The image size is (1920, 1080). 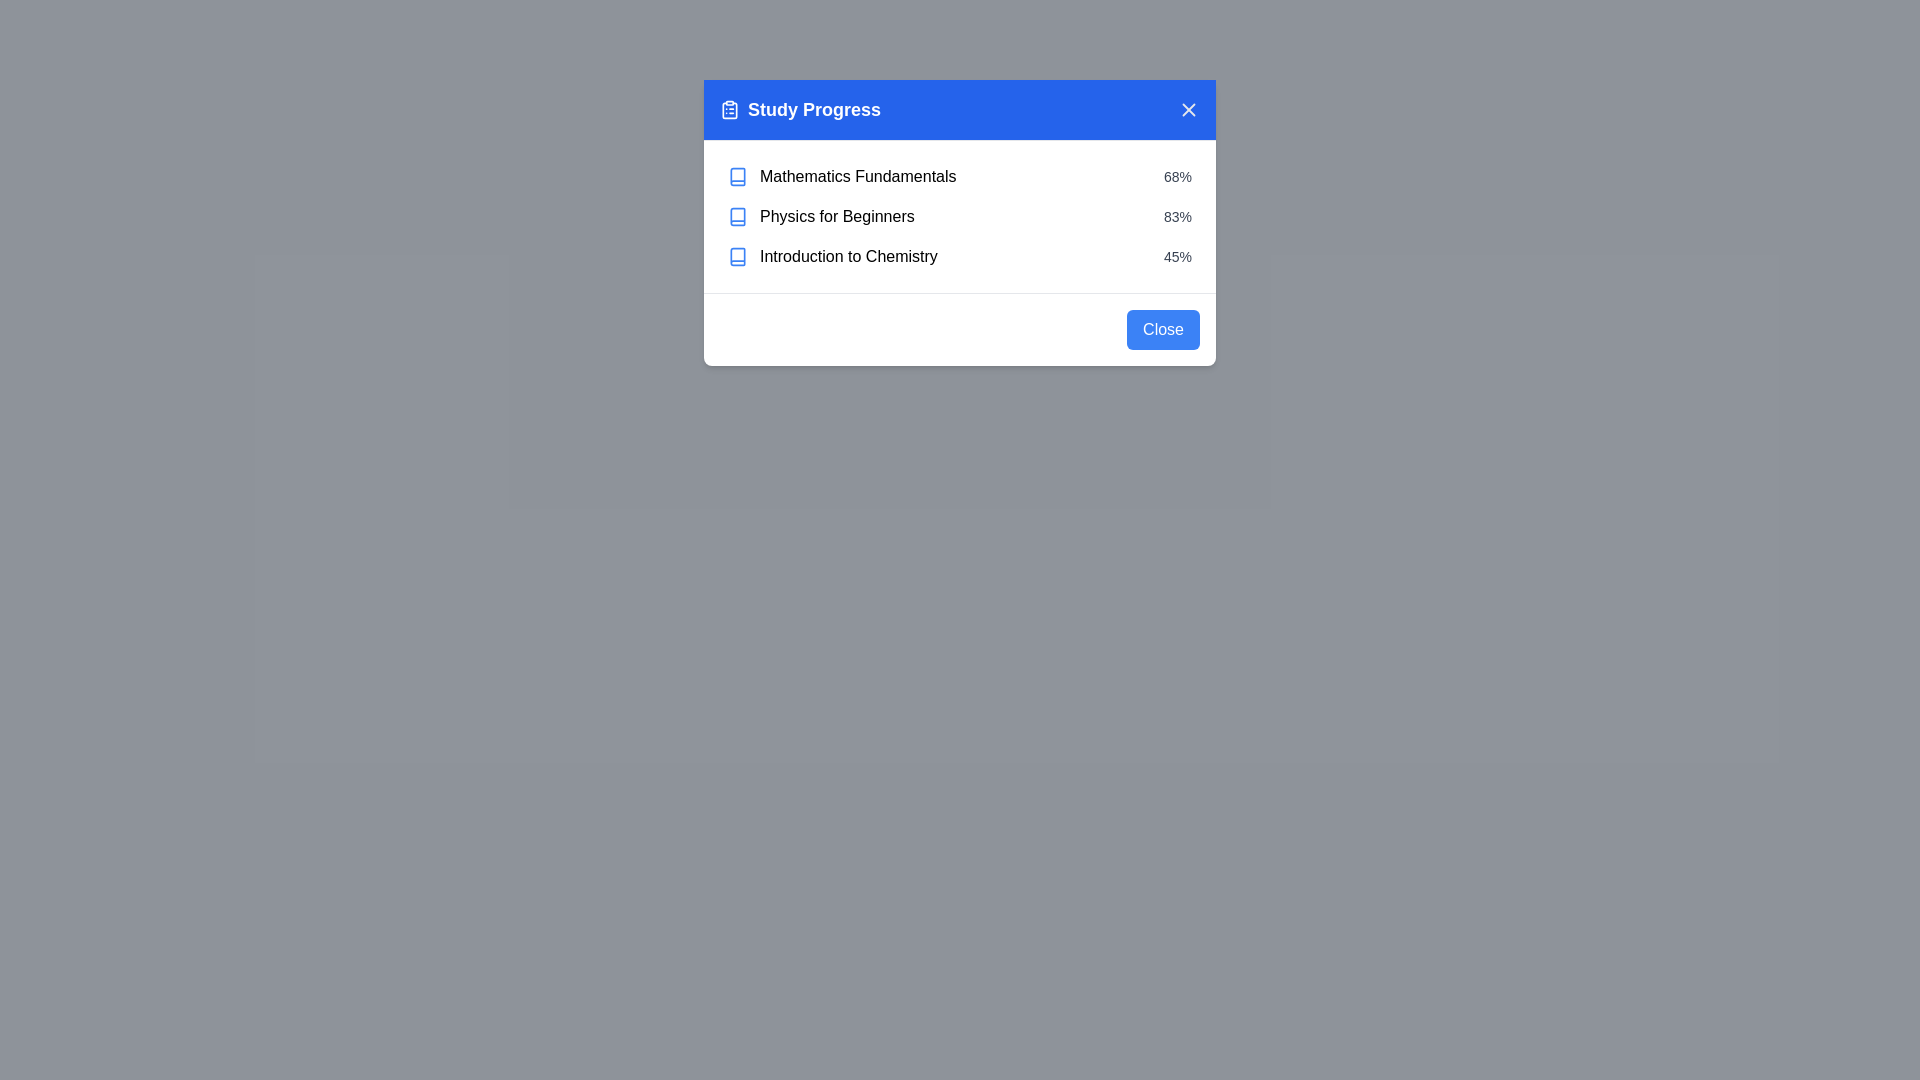 I want to click on the blue clipboard-like icon located to the left of the 'Study Progress' title text at the top section of the modal dialog, so click(x=728, y=110).